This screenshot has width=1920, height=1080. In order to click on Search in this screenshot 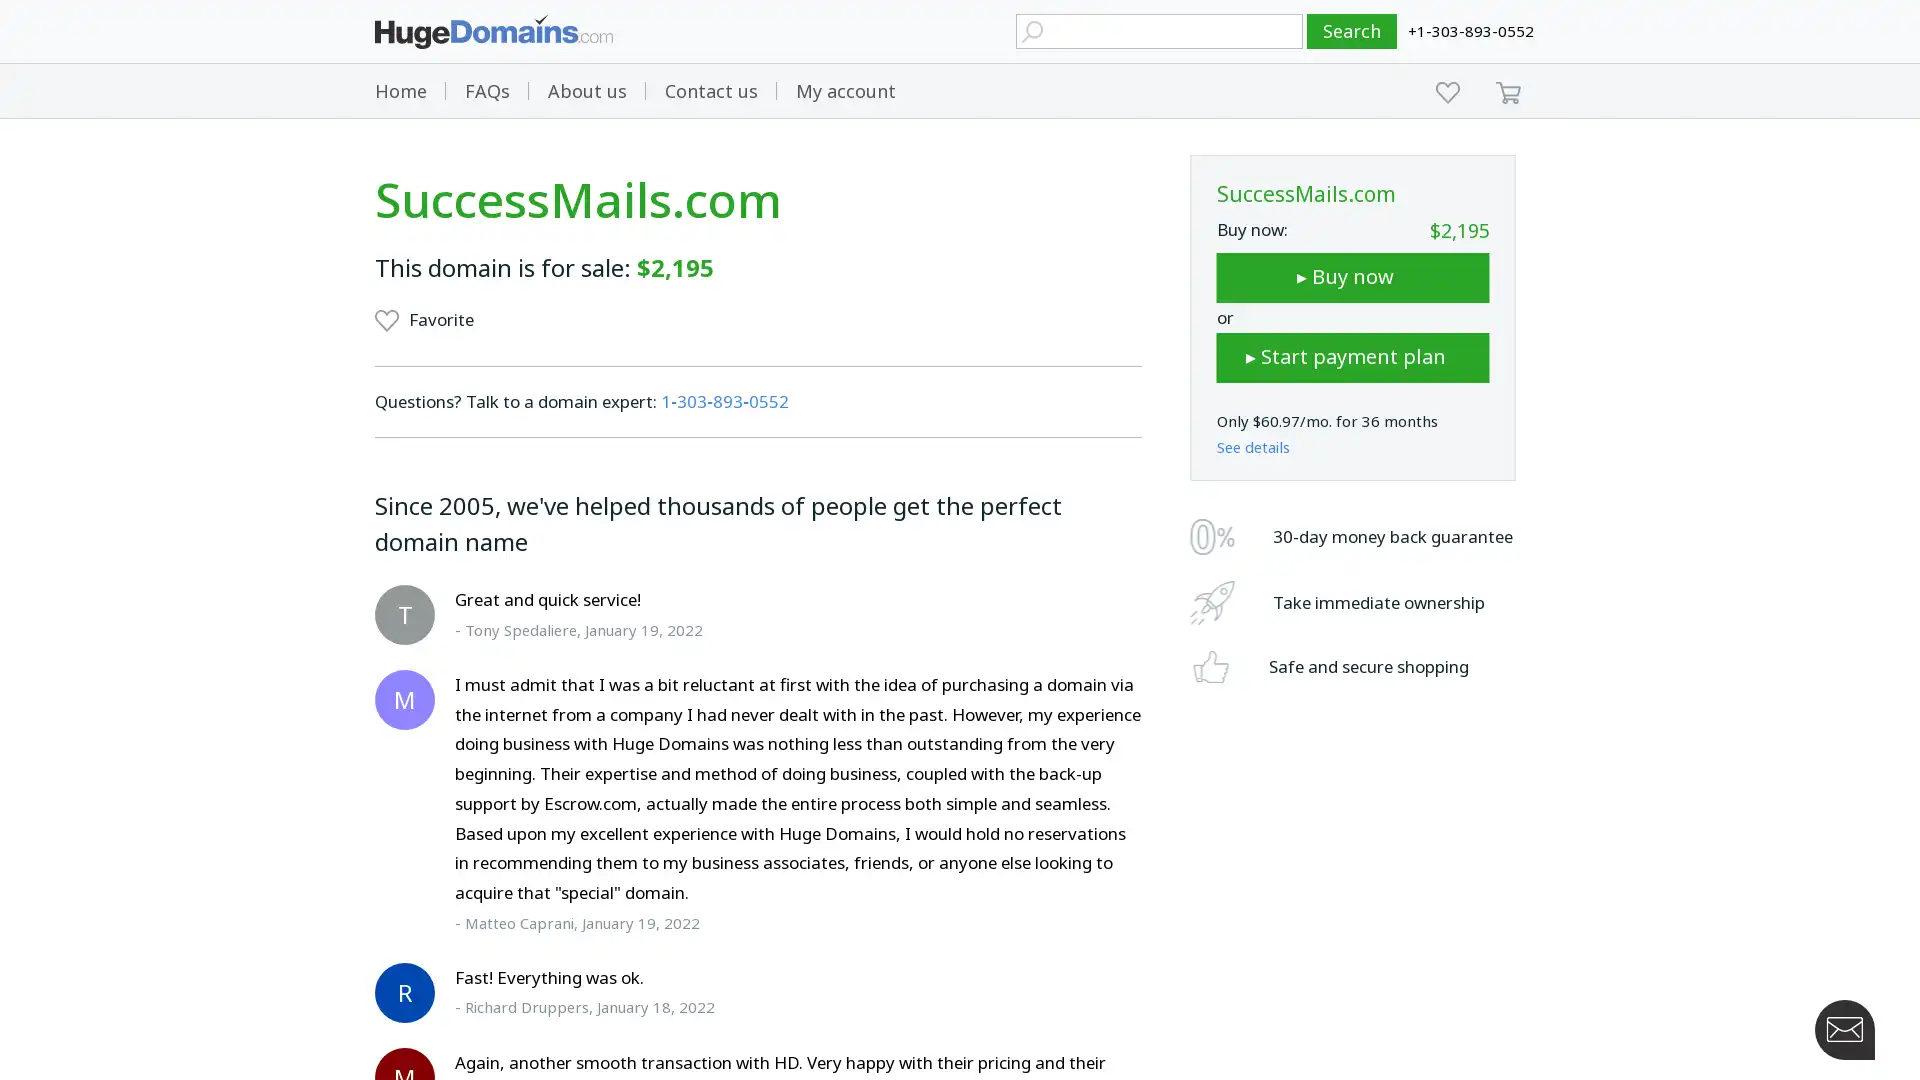, I will do `click(1352, 31)`.